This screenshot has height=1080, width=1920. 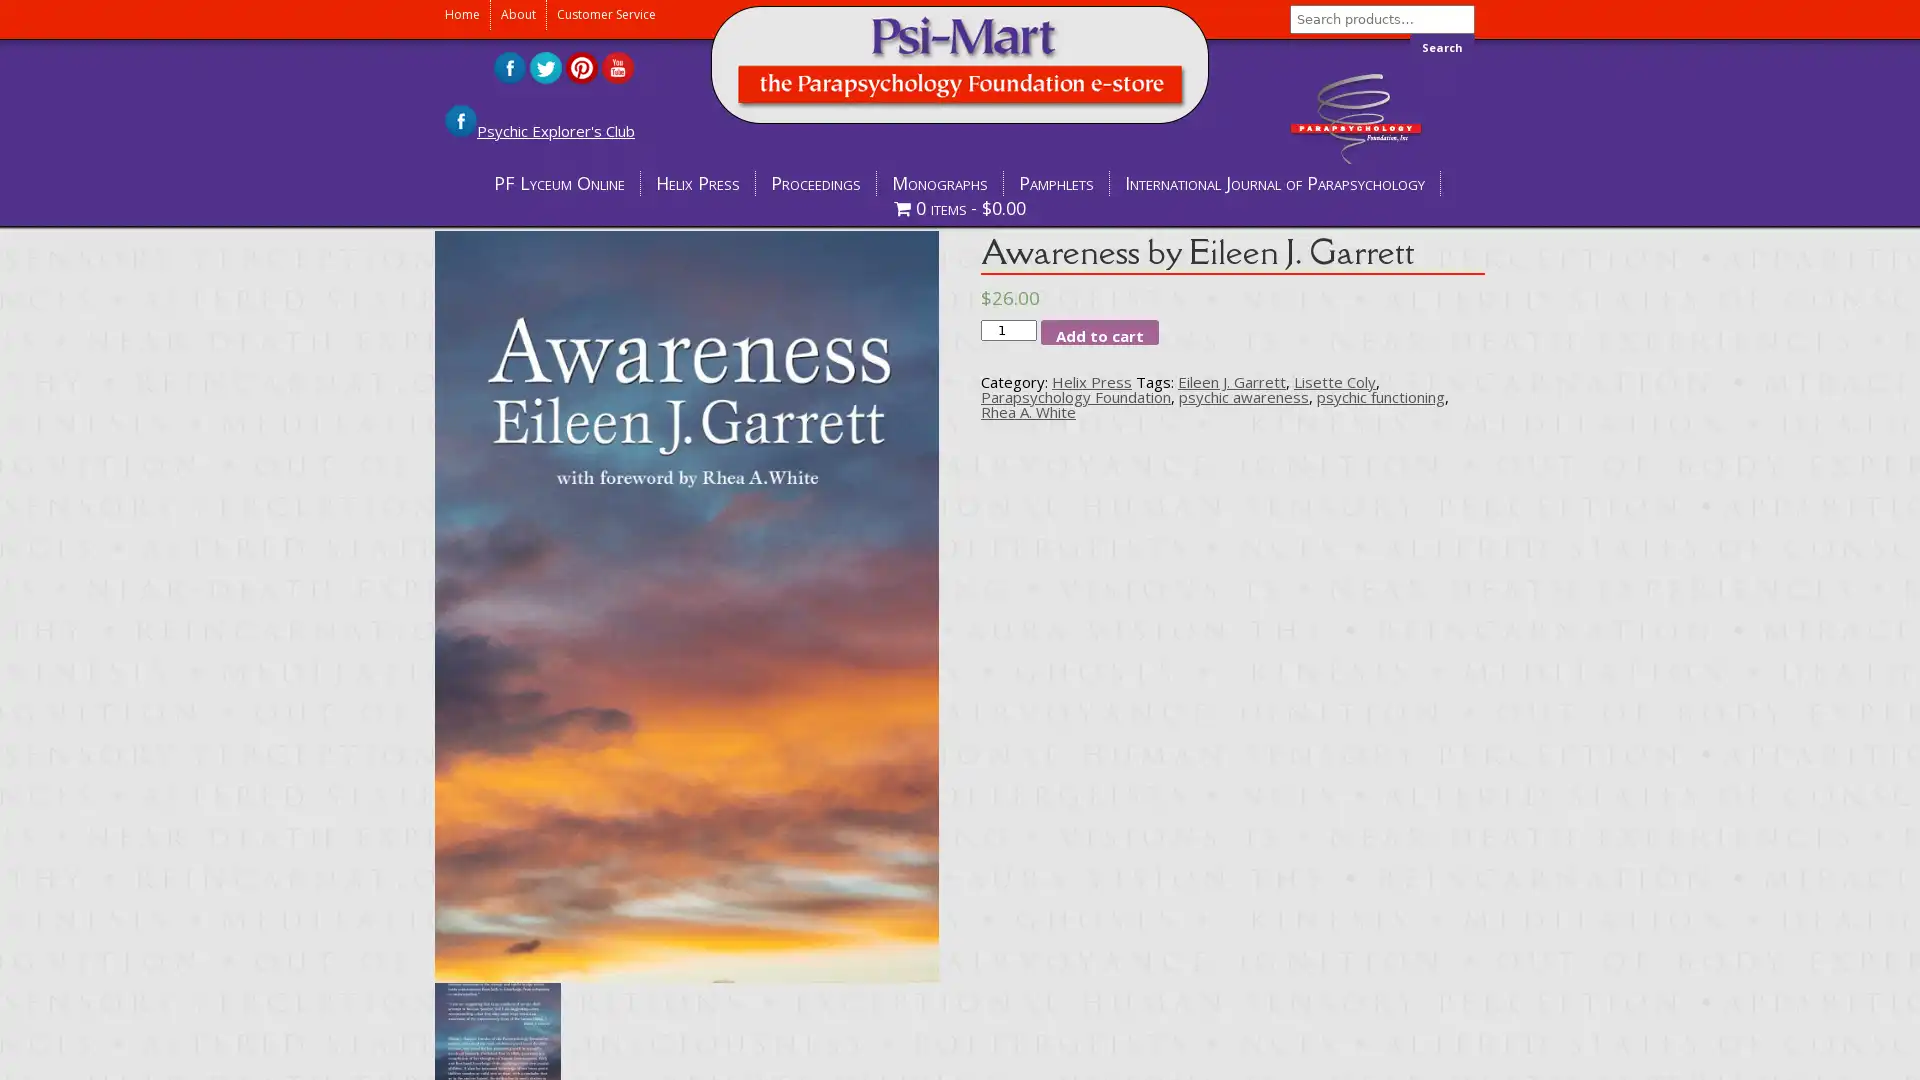 I want to click on Add to cart, so click(x=1098, y=330).